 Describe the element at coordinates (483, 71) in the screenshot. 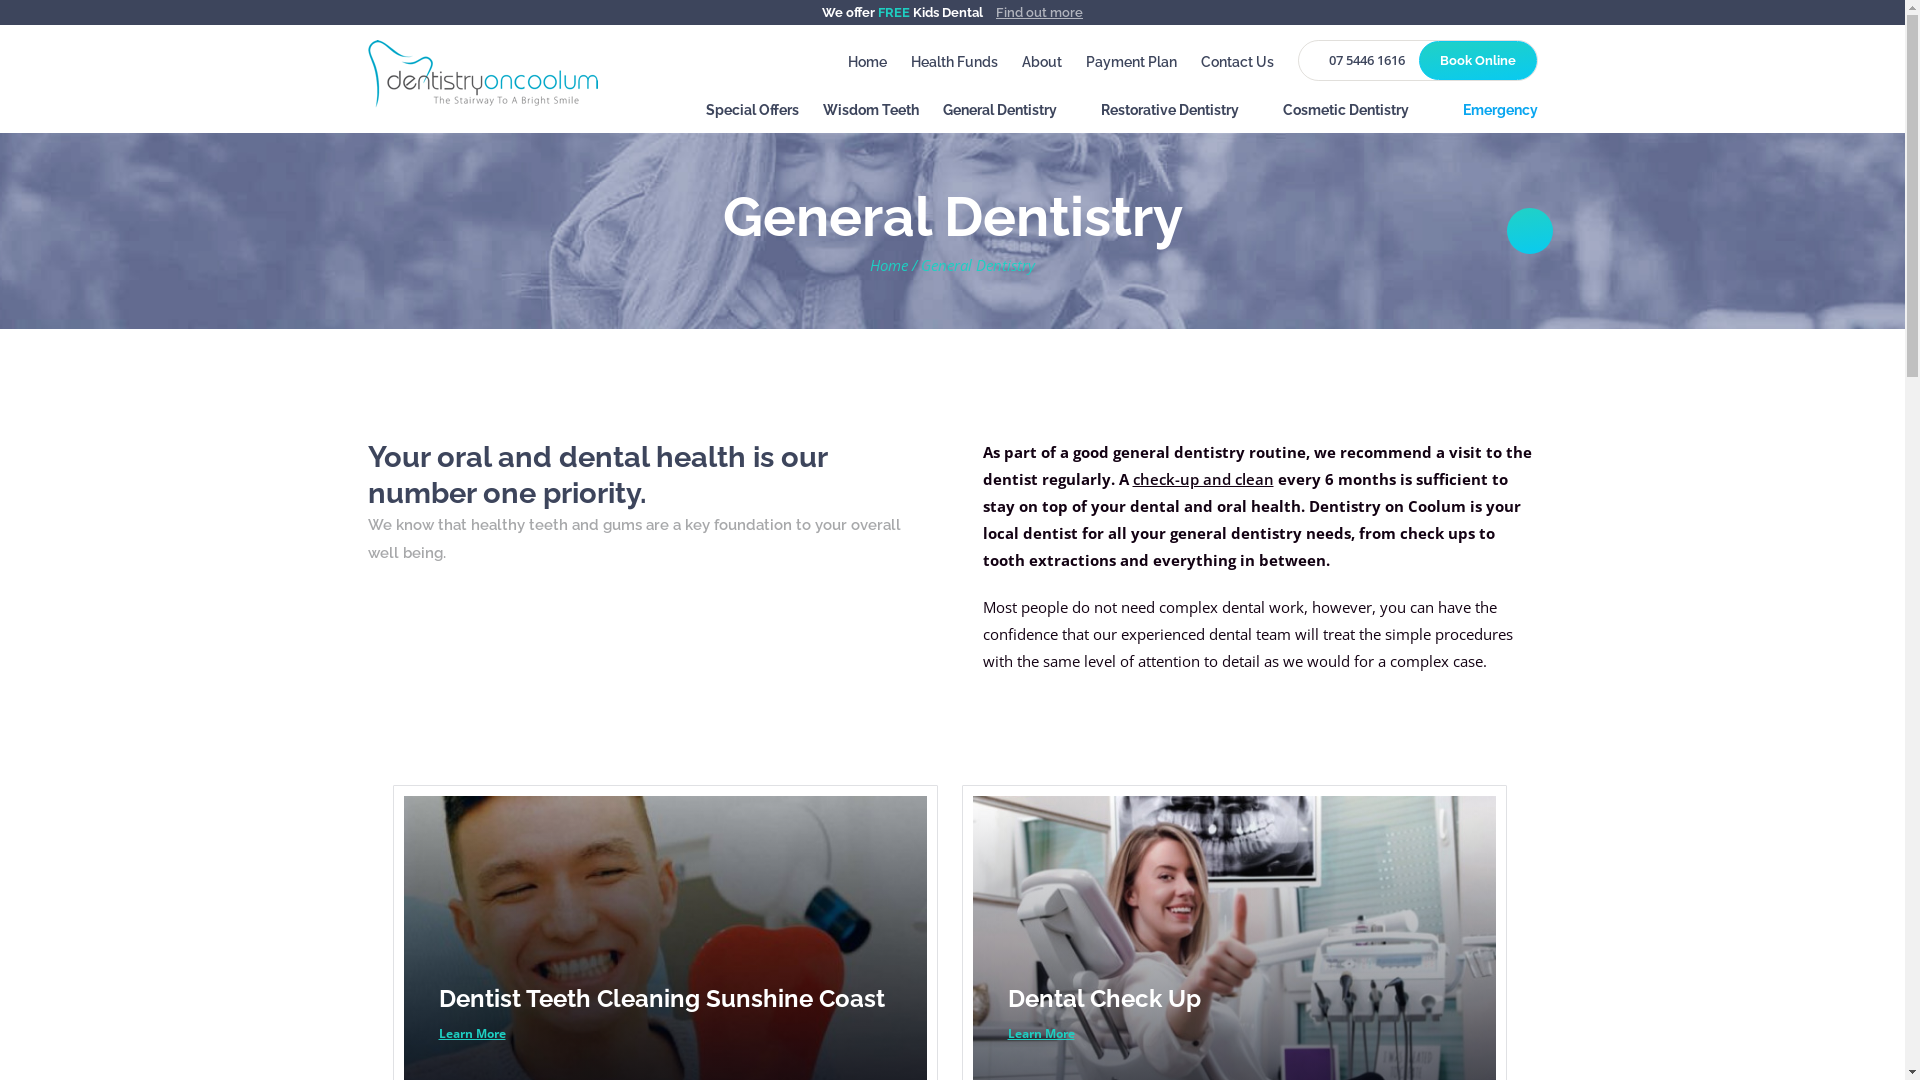

I see `'Dentistry on Coolum'` at that location.